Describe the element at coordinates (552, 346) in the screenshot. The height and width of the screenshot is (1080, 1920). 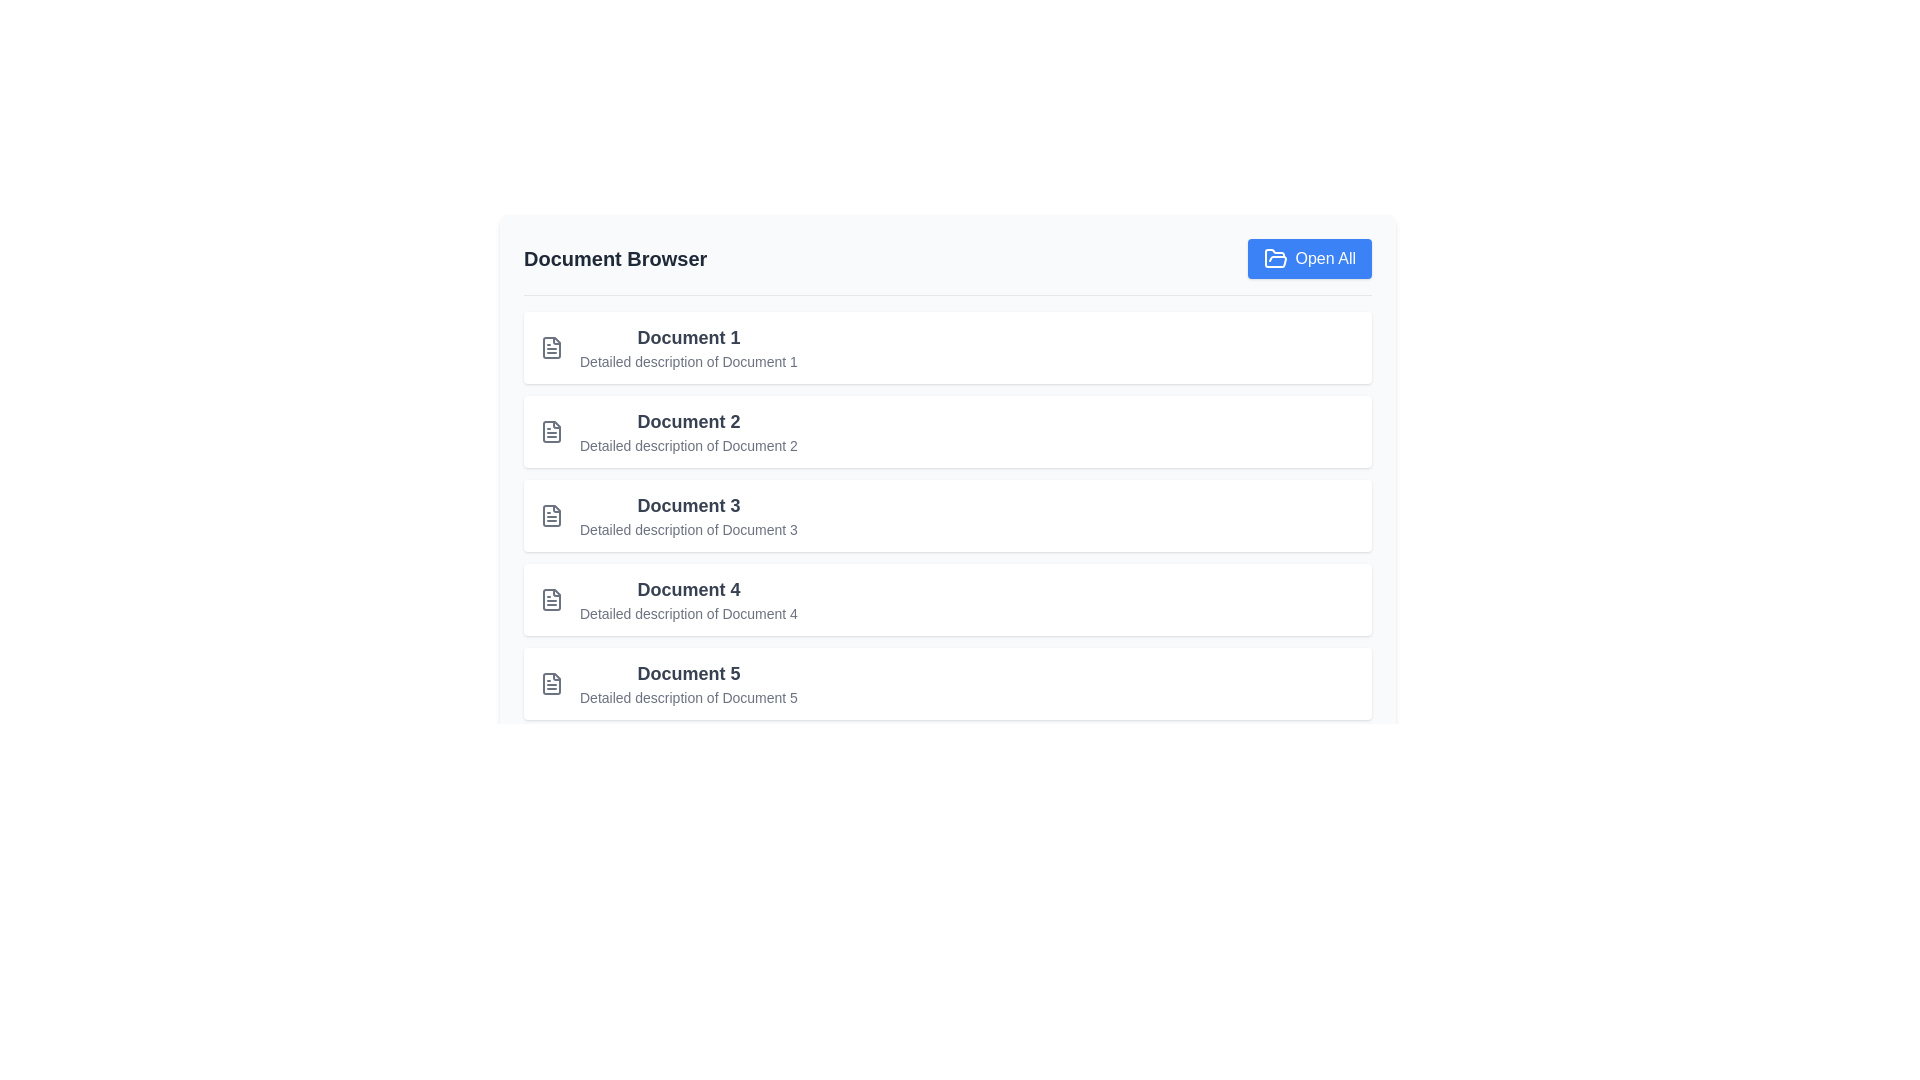
I see `the gray file icon located at the far left inside the first document entry titled 'Document 1'` at that location.